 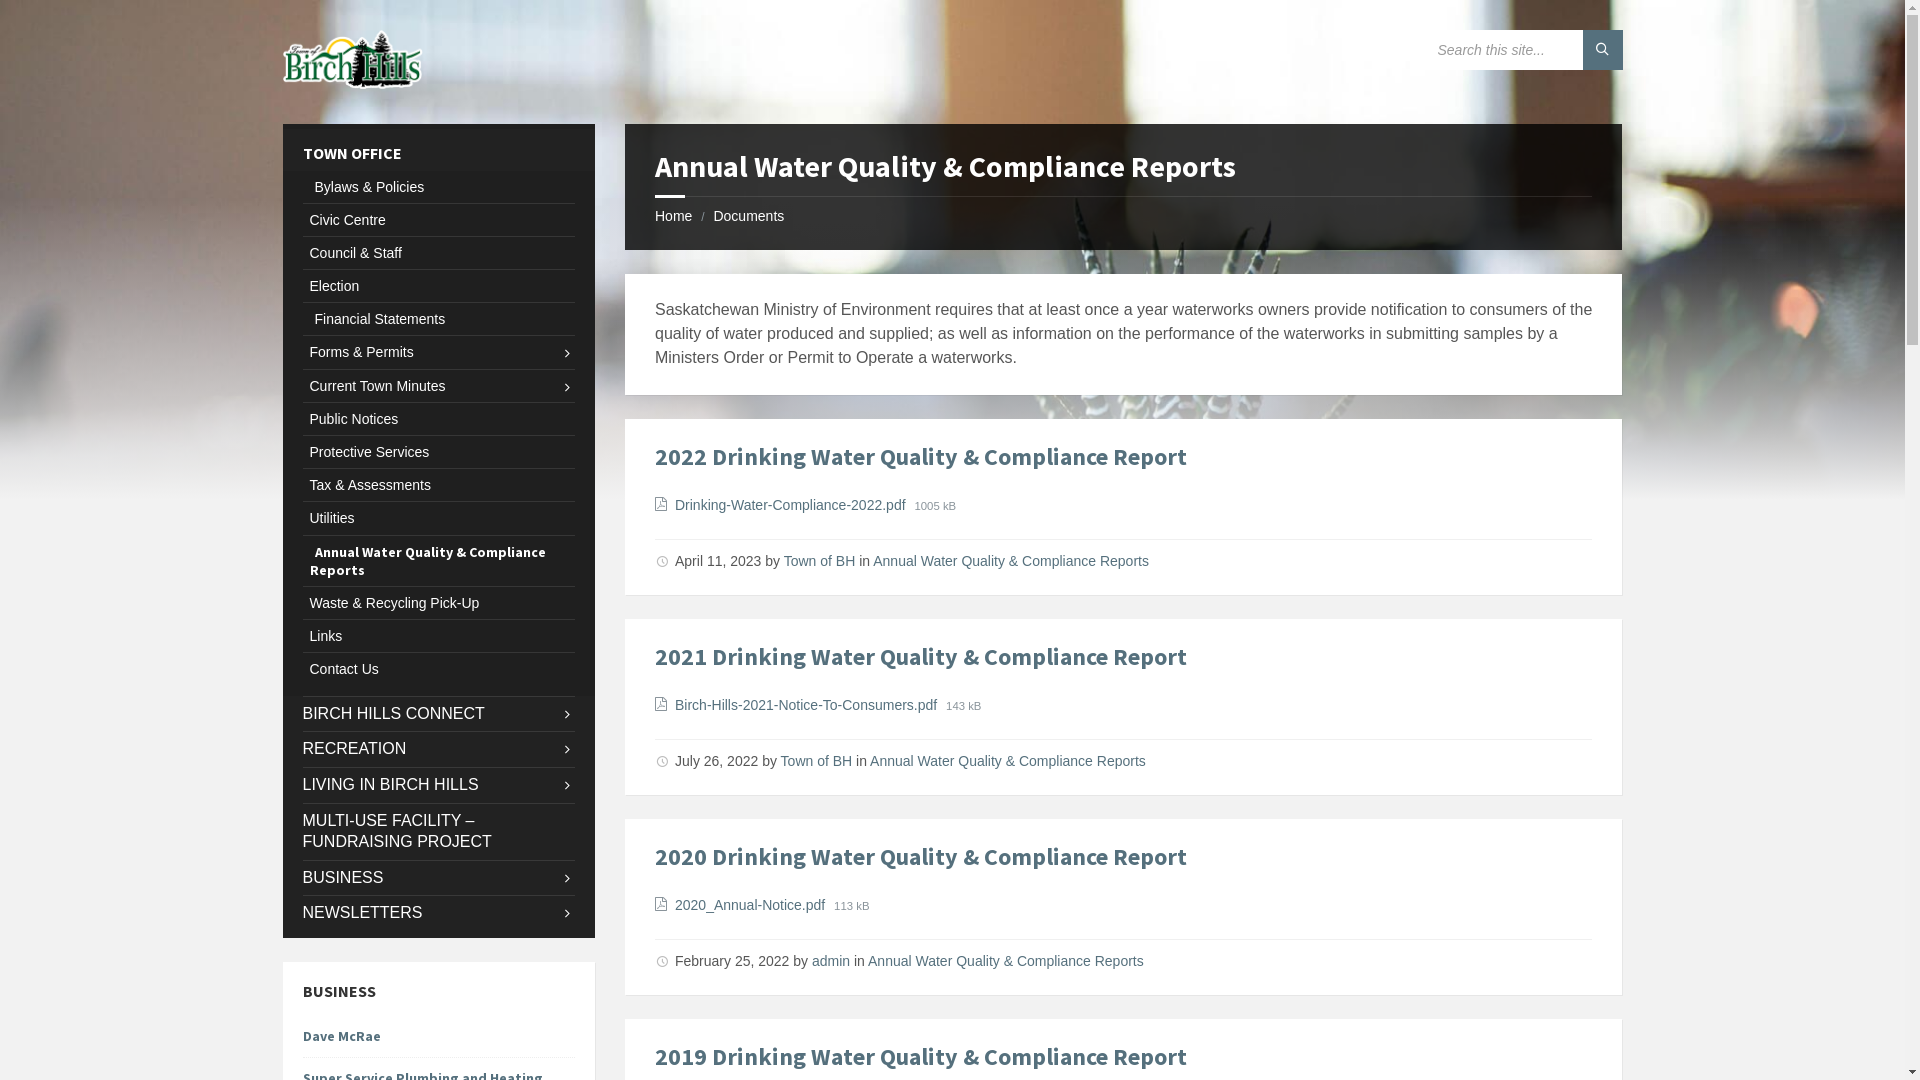 What do you see at coordinates (436, 668) in the screenshot?
I see `'Contact Us'` at bounding box center [436, 668].